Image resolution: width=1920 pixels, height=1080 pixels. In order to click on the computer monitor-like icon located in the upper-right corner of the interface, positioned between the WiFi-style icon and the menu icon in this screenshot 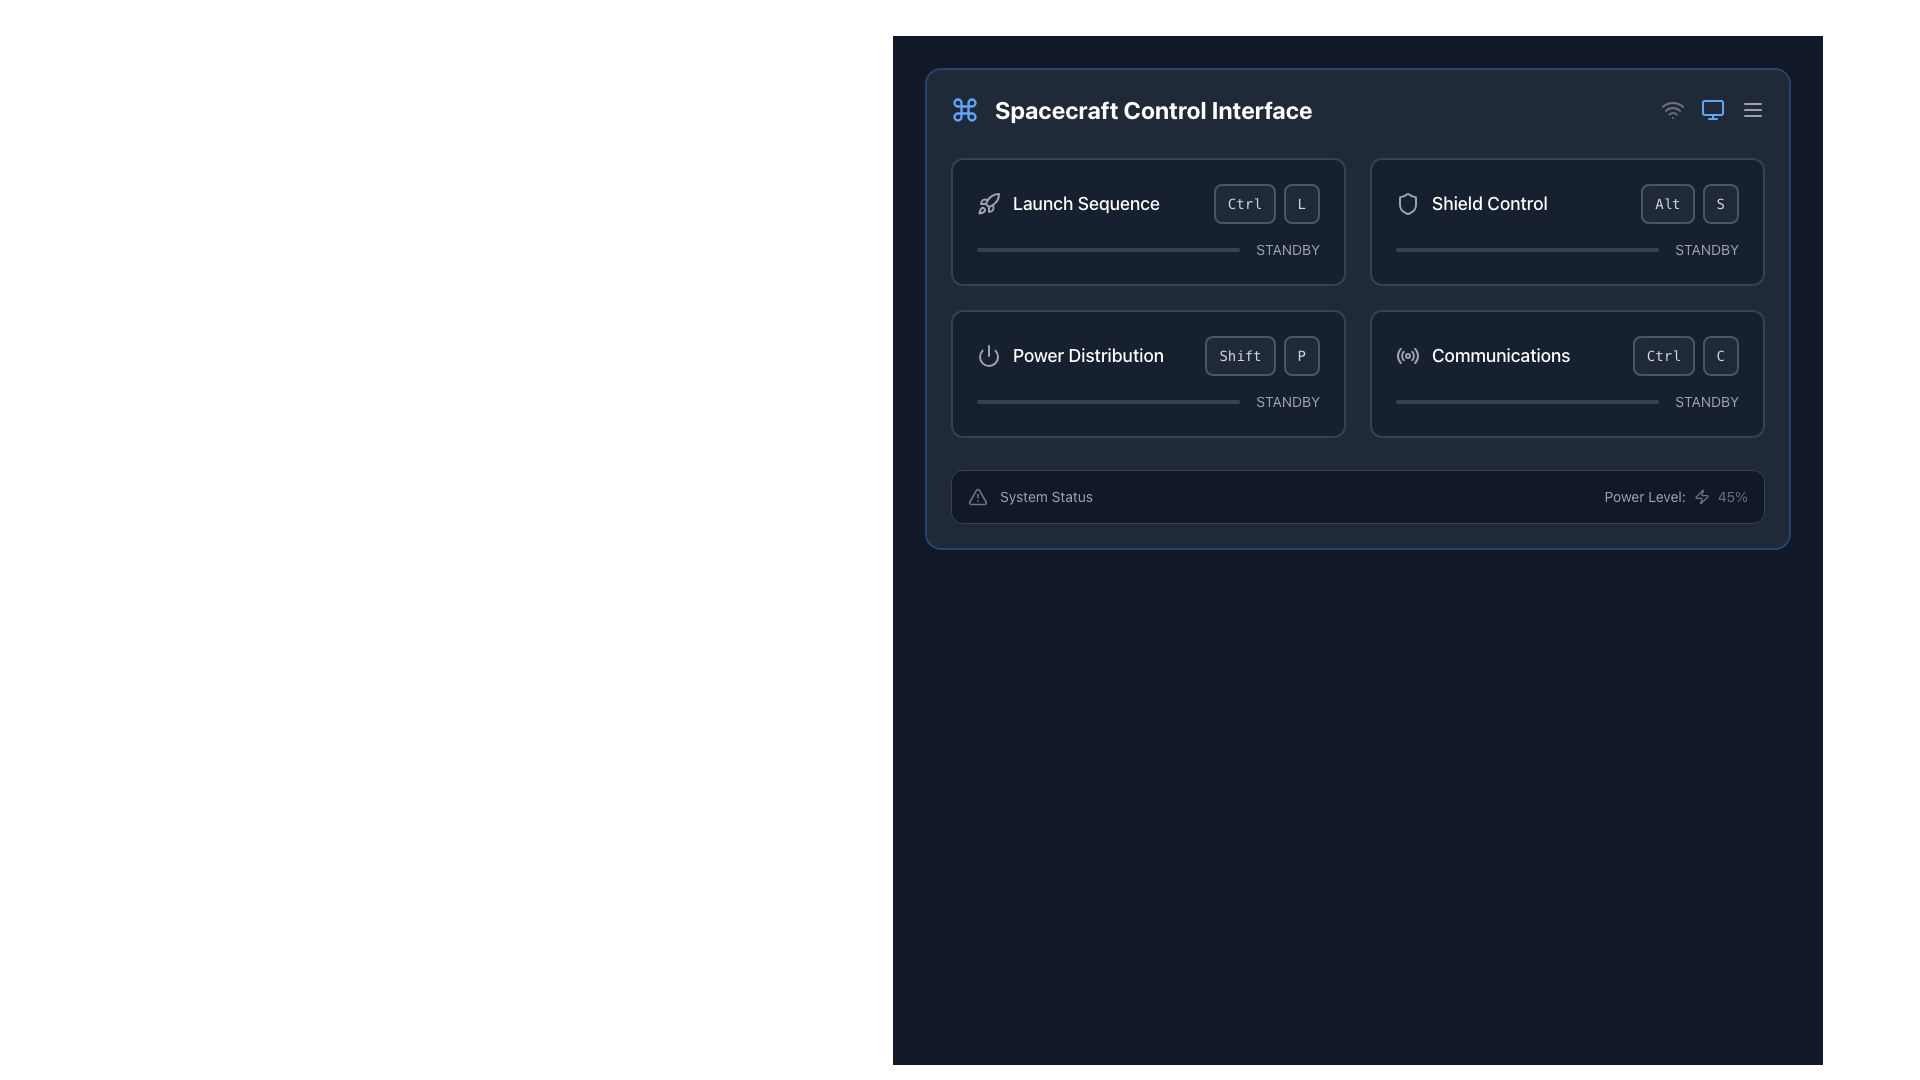, I will do `click(1712, 110)`.